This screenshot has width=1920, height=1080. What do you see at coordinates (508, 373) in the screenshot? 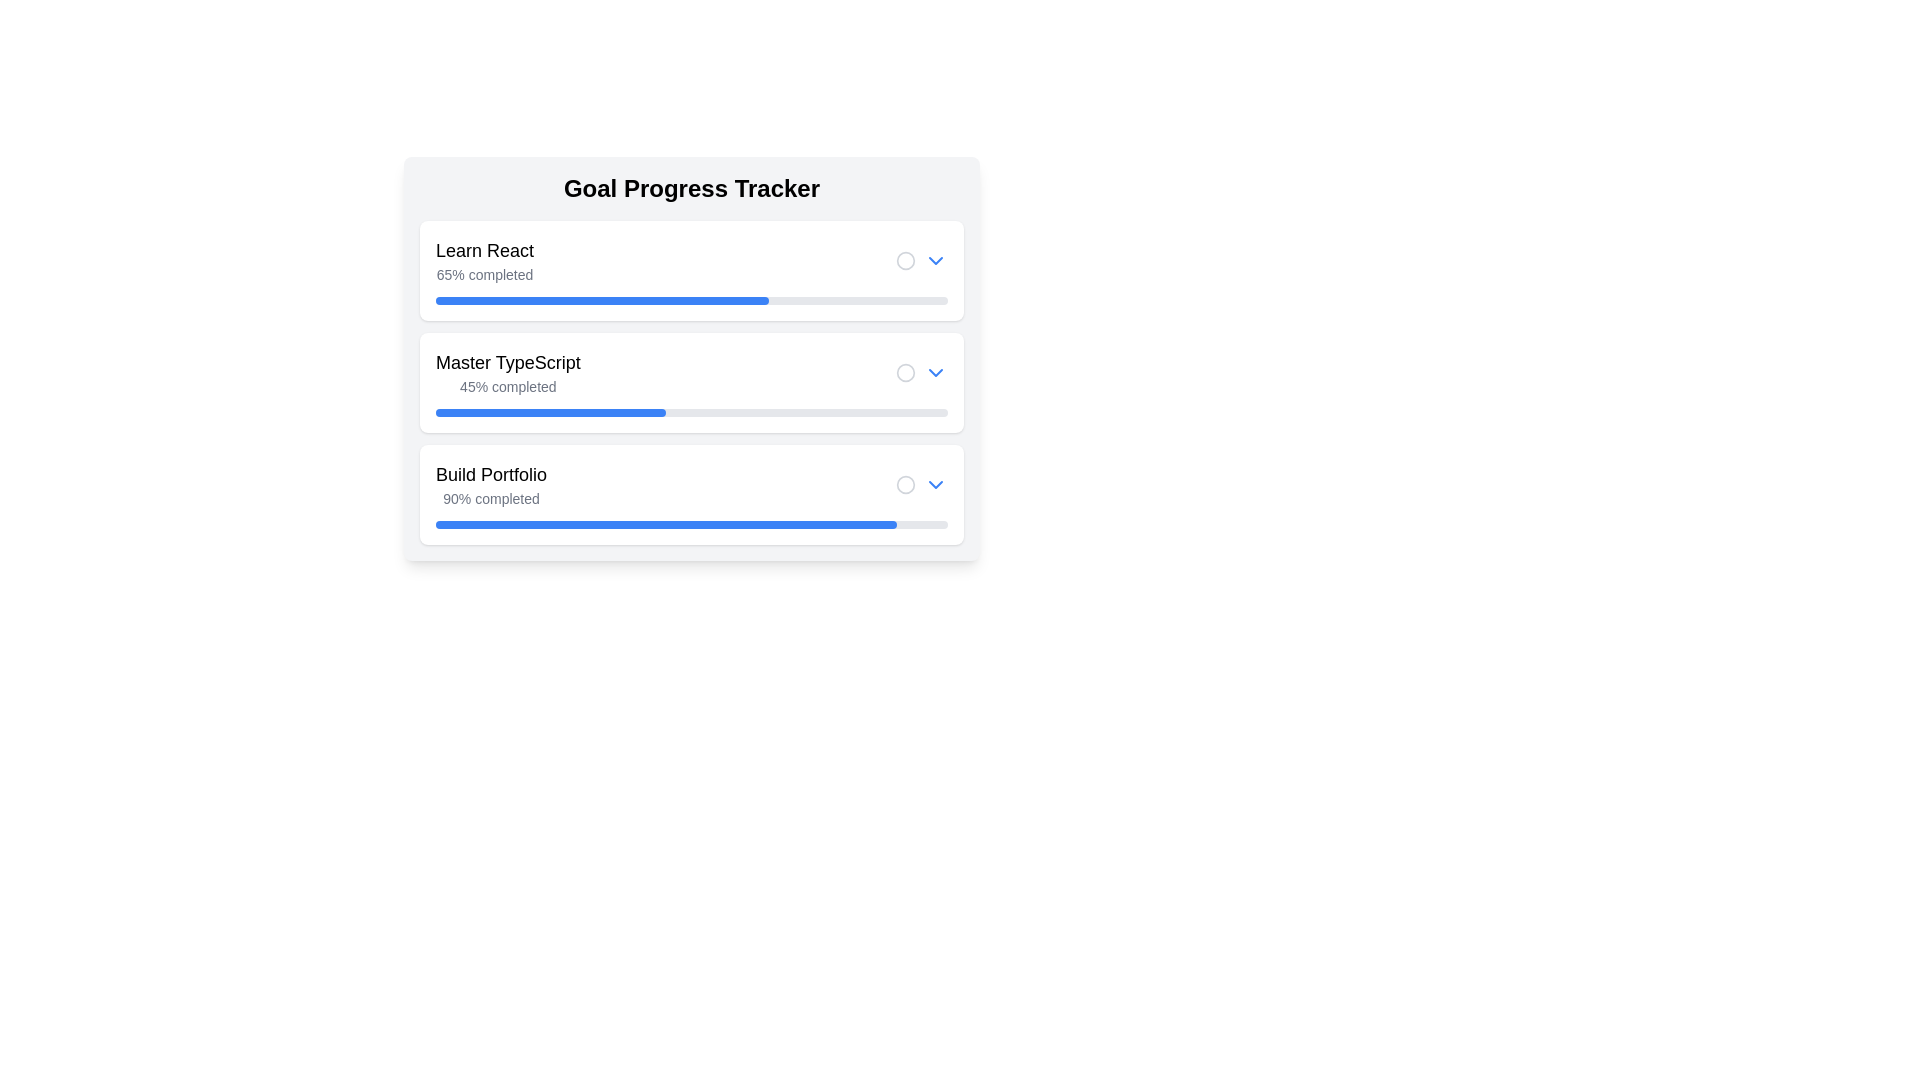
I see `the Text display element that shows the title 'Master TypeScript' and its completion percentage, located in the second progress block below the 'Goal Progress Tracker'` at bounding box center [508, 373].